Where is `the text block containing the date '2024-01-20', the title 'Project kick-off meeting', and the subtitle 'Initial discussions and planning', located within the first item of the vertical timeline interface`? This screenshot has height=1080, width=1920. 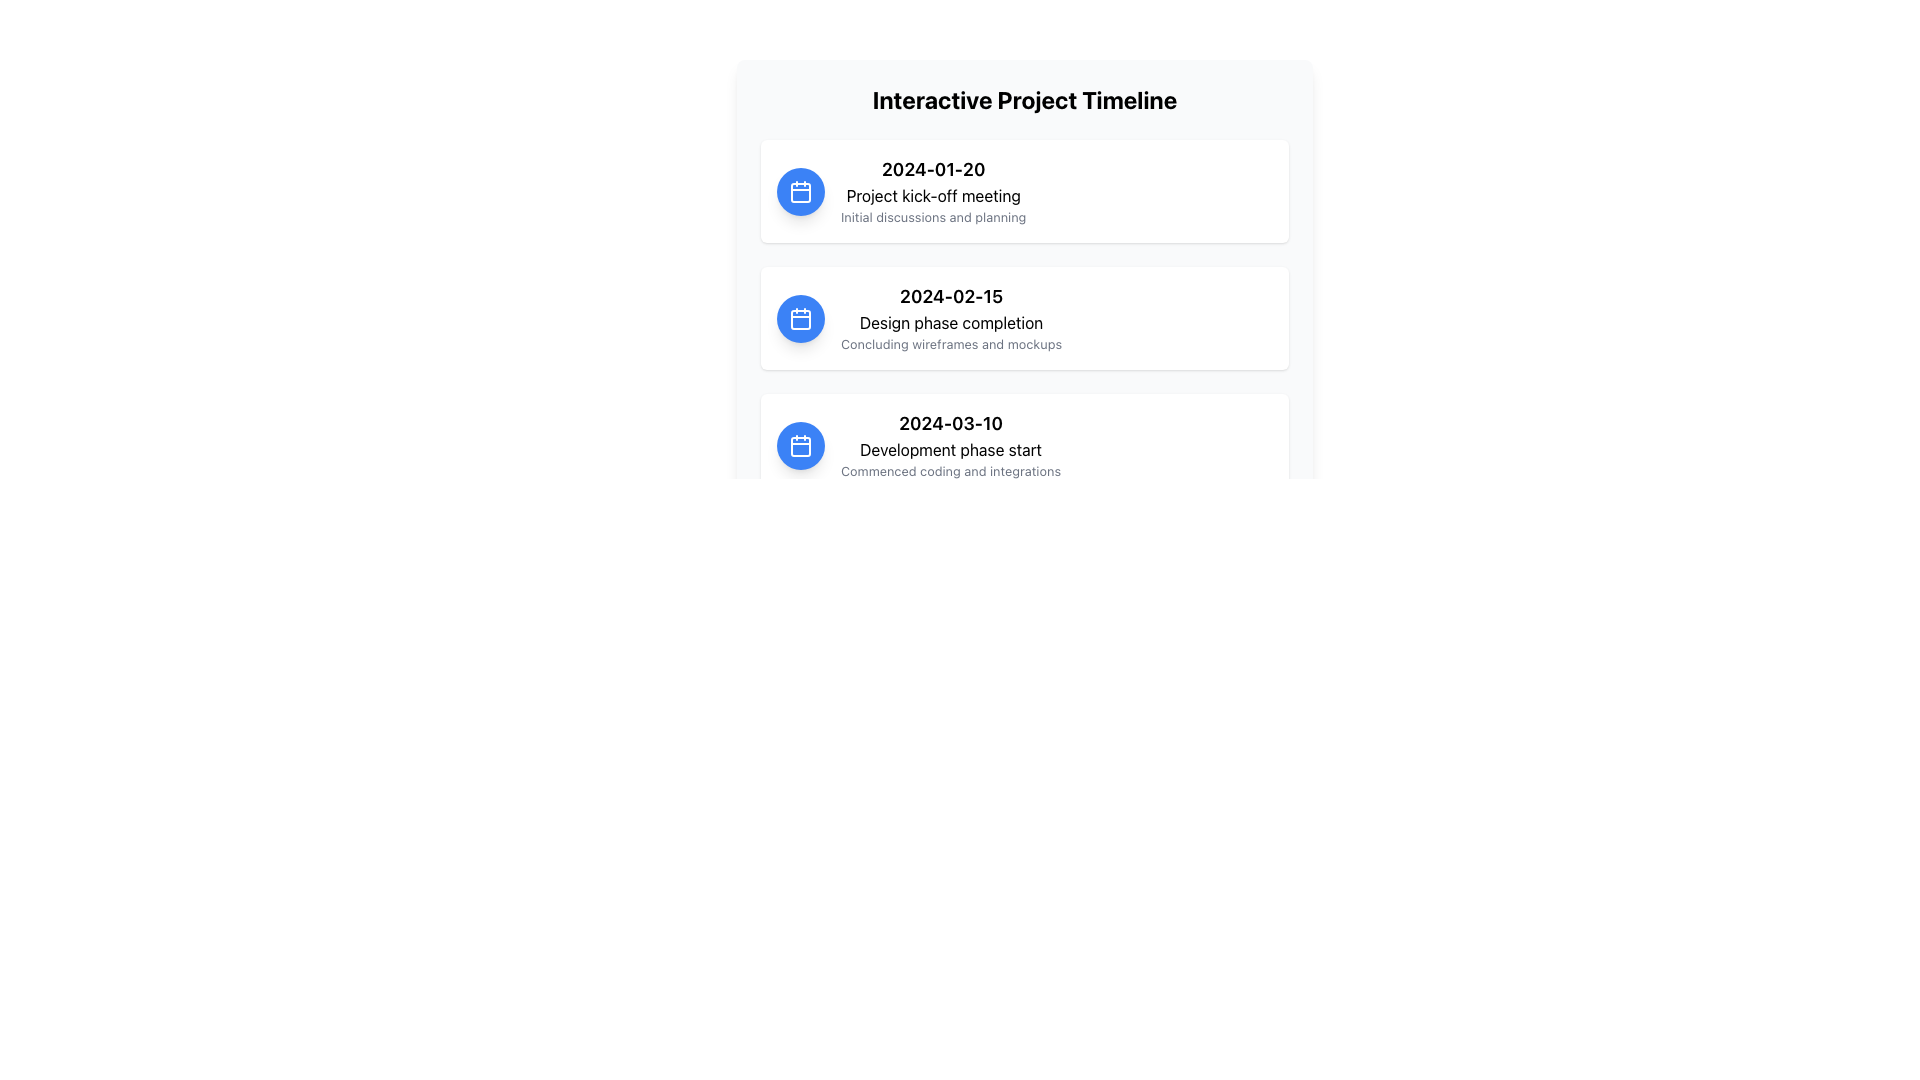 the text block containing the date '2024-01-20', the title 'Project kick-off meeting', and the subtitle 'Initial discussions and planning', located within the first item of the vertical timeline interface is located at coordinates (932, 191).